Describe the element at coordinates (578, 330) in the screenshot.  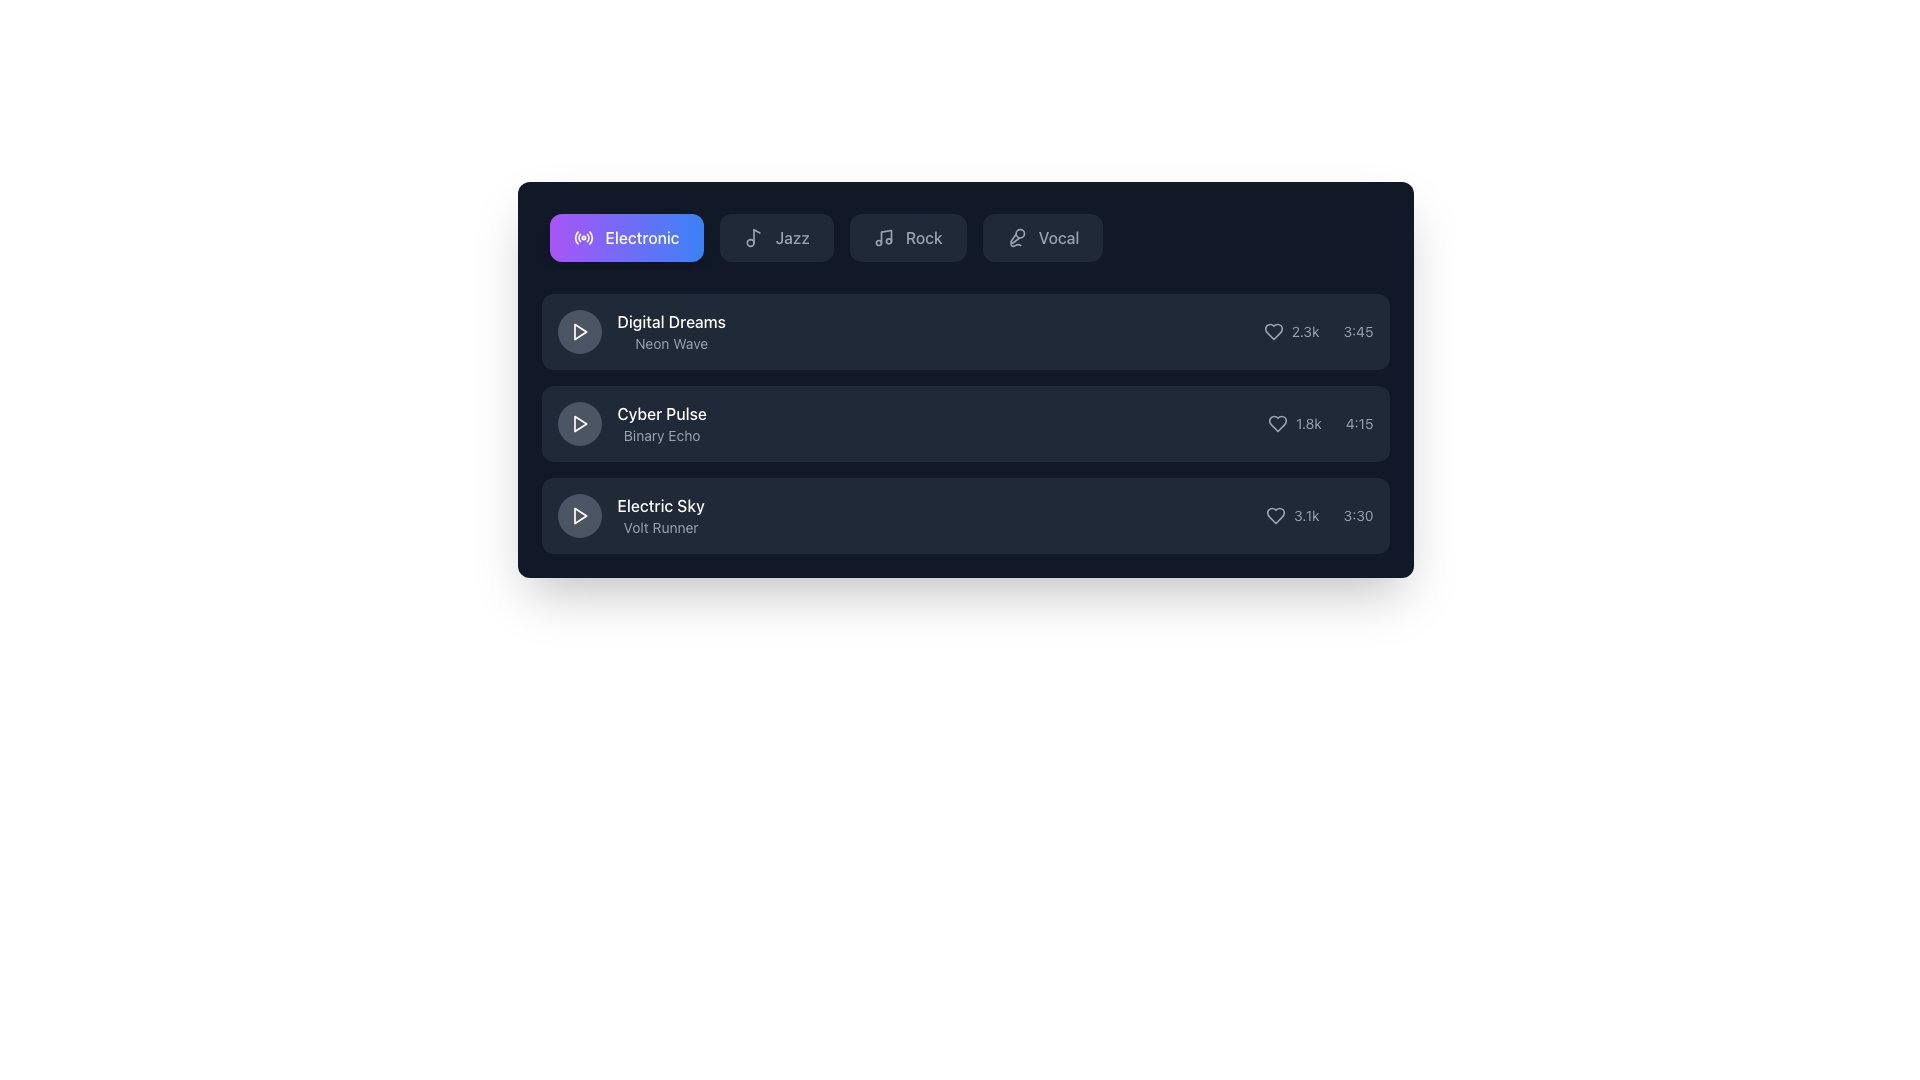
I see `the 'Play' button located on the left side of the first item titled 'Digital Dreams' in the 'Electronic' category` at that location.